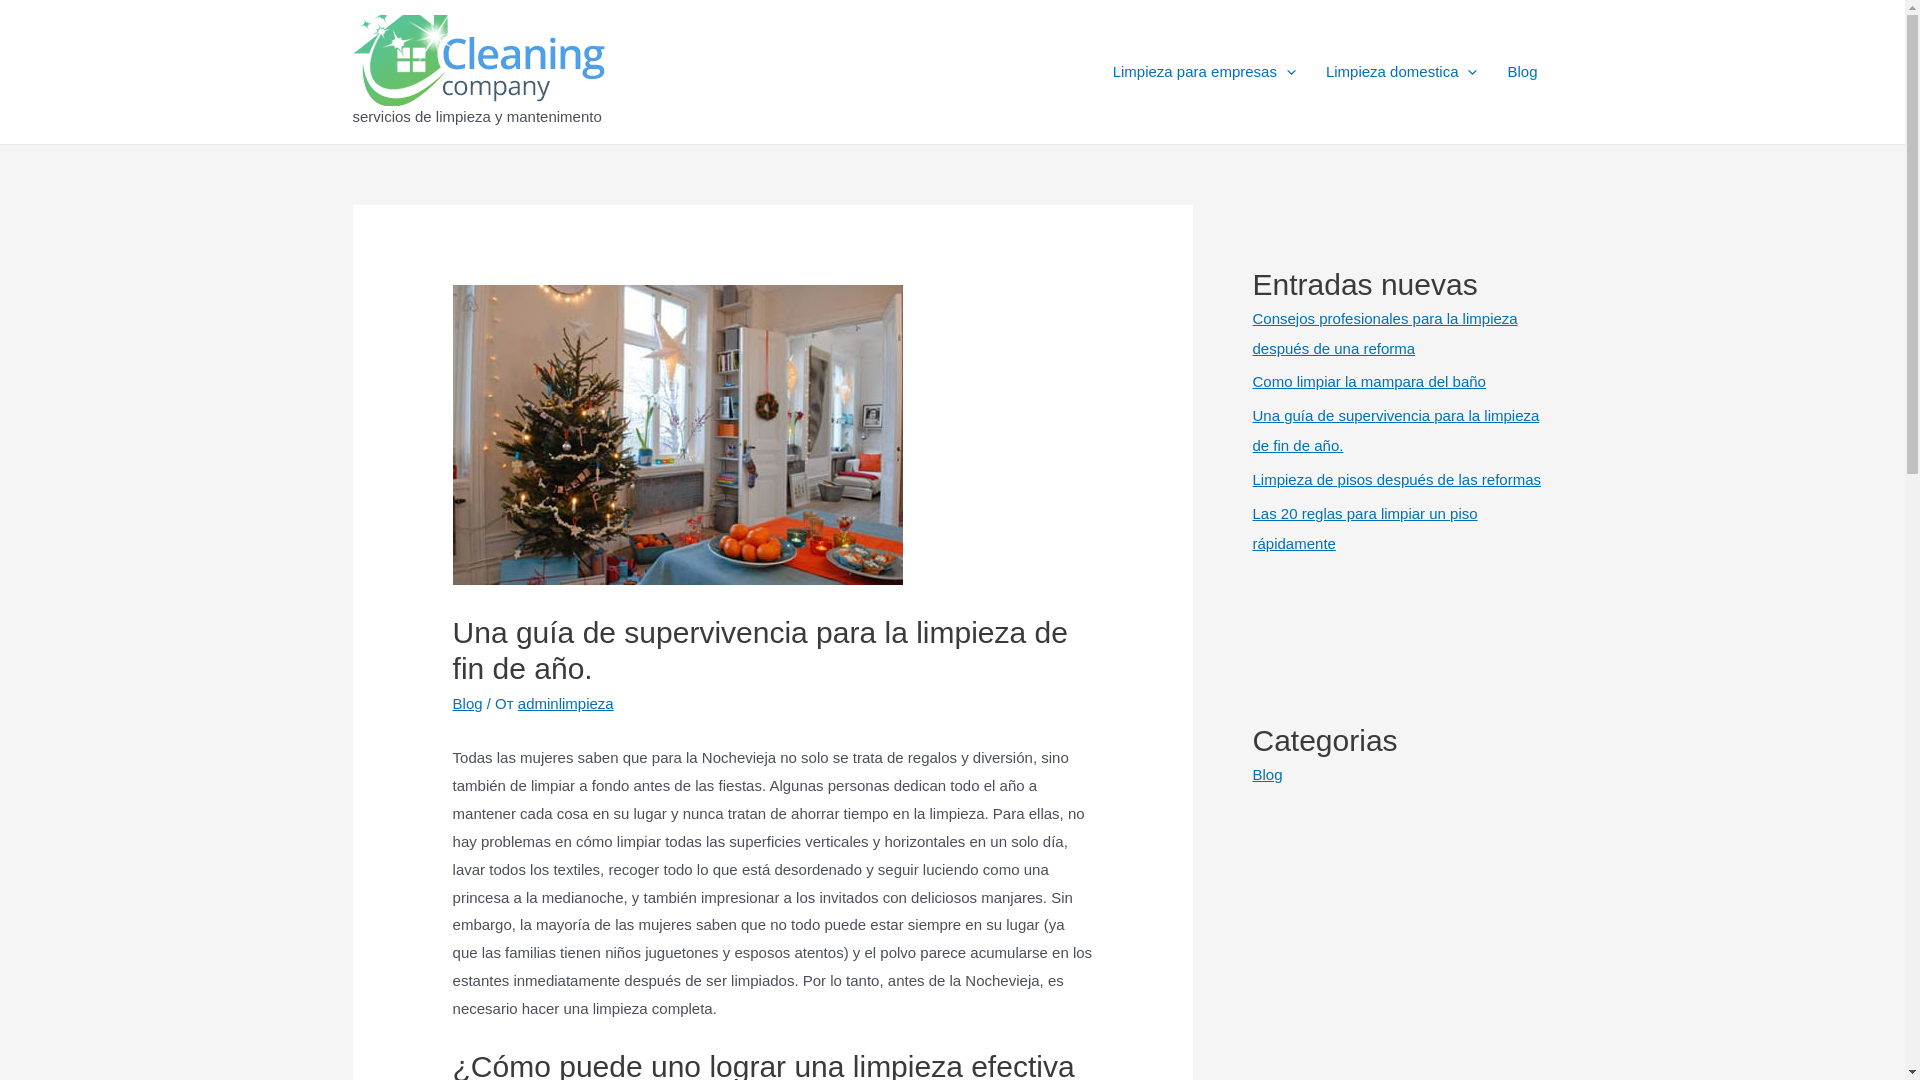 The width and height of the screenshot is (1920, 1080). What do you see at coordinates (1400, 71) in the screenshot?
I see `'Limpieza domestica'` at bounding box center [1400, 71].